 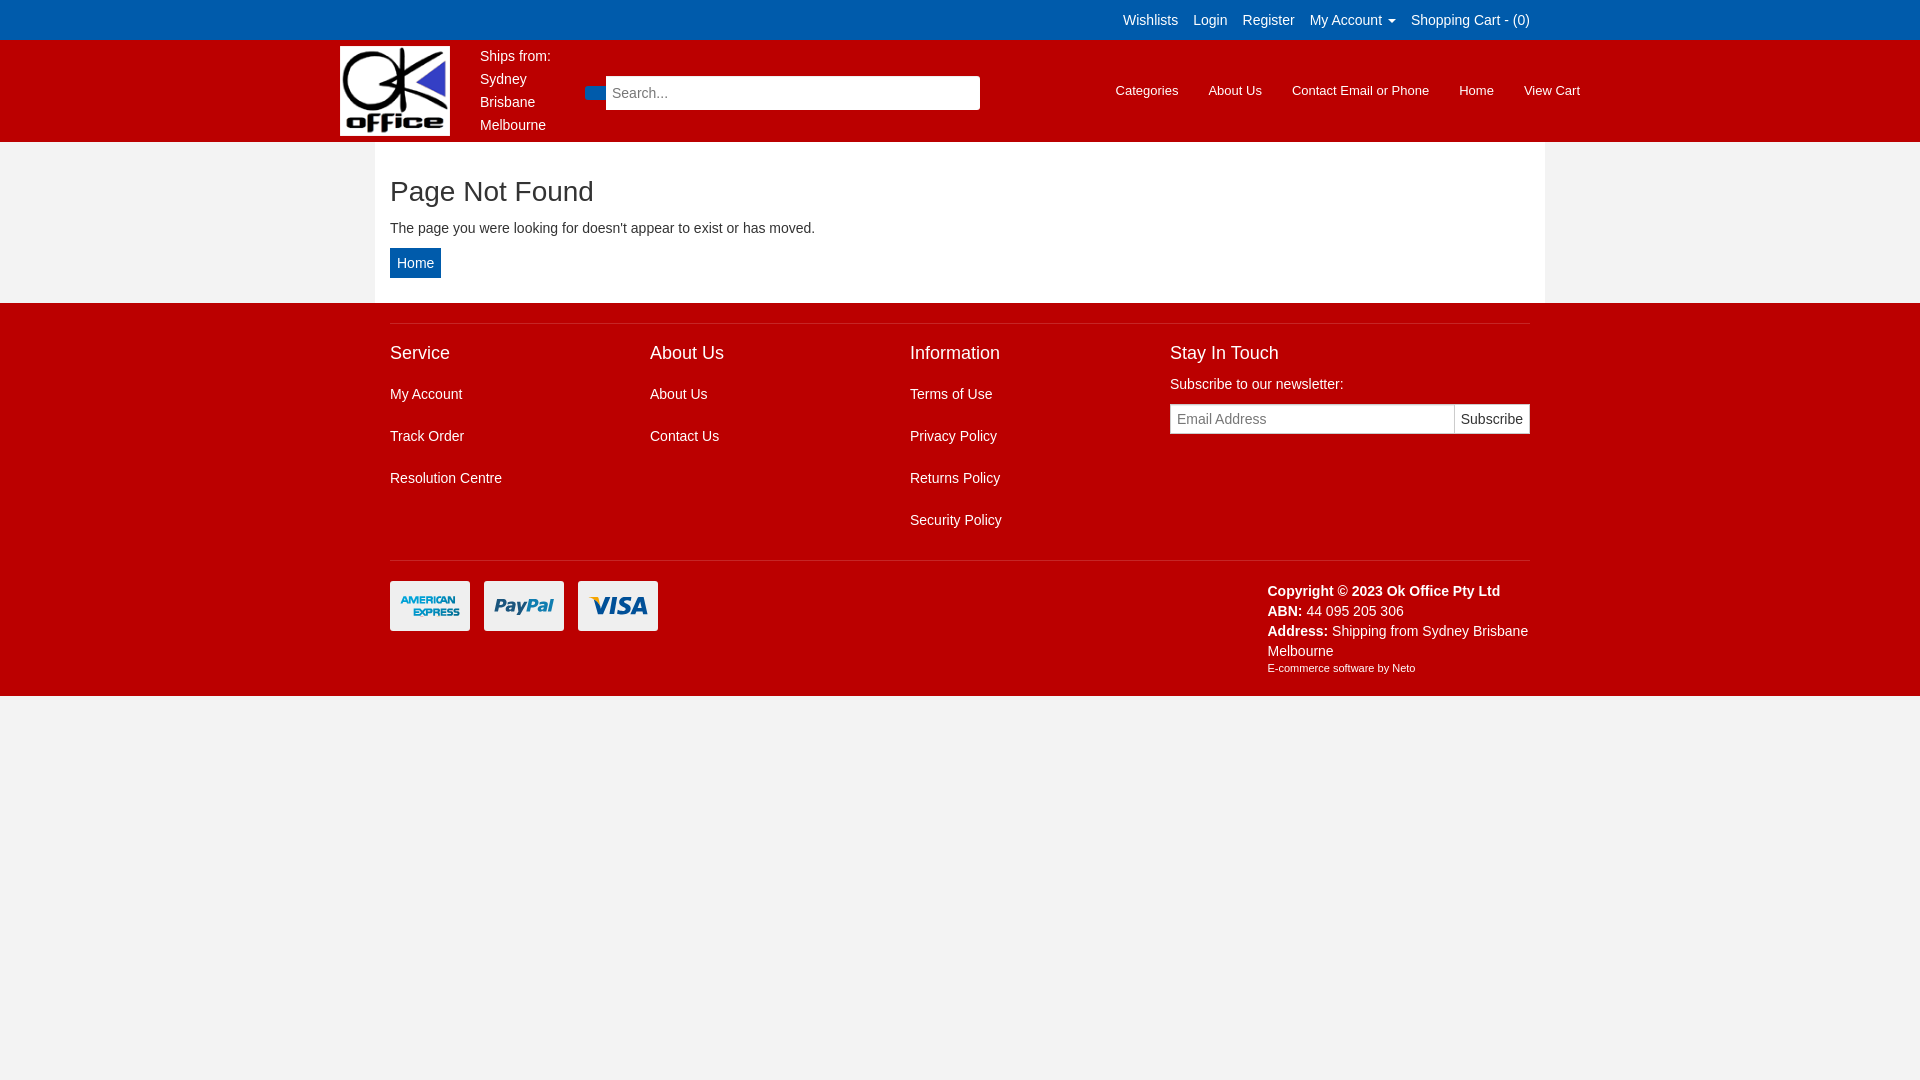 I want to click on 'Shopping Cart - (0)', so click(x=1470, y=19).